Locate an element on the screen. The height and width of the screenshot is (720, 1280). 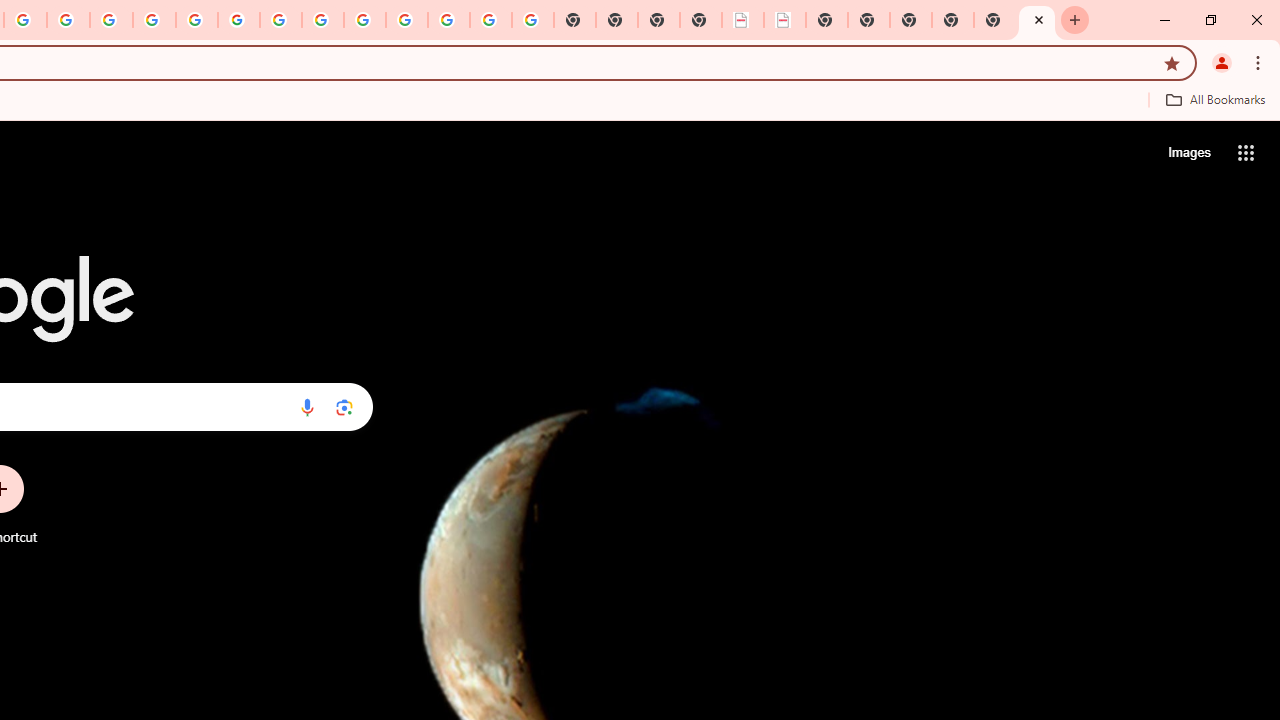
'Google Images' is located at coordinates (533, 20).